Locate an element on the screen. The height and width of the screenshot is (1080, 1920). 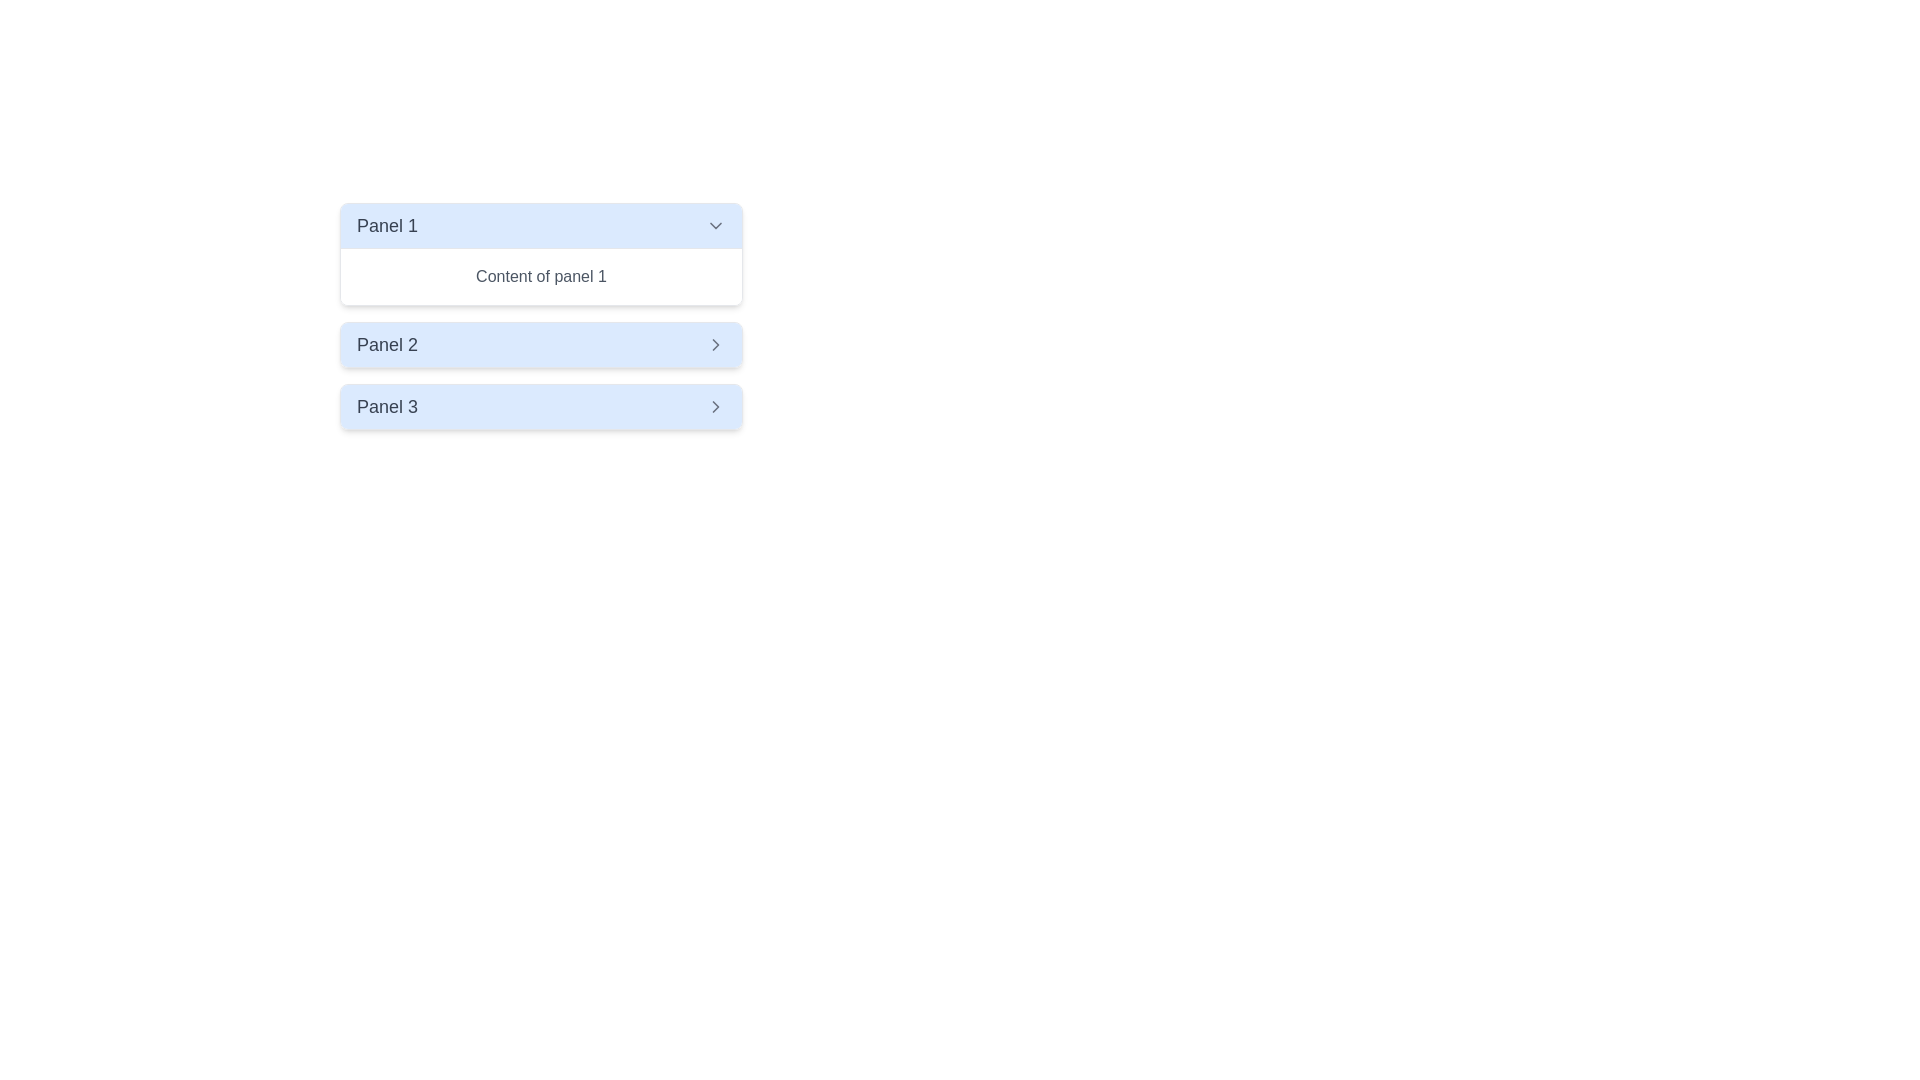
the icon located at the far right side of 'Panel 2' is located at coordinates (715, 343).